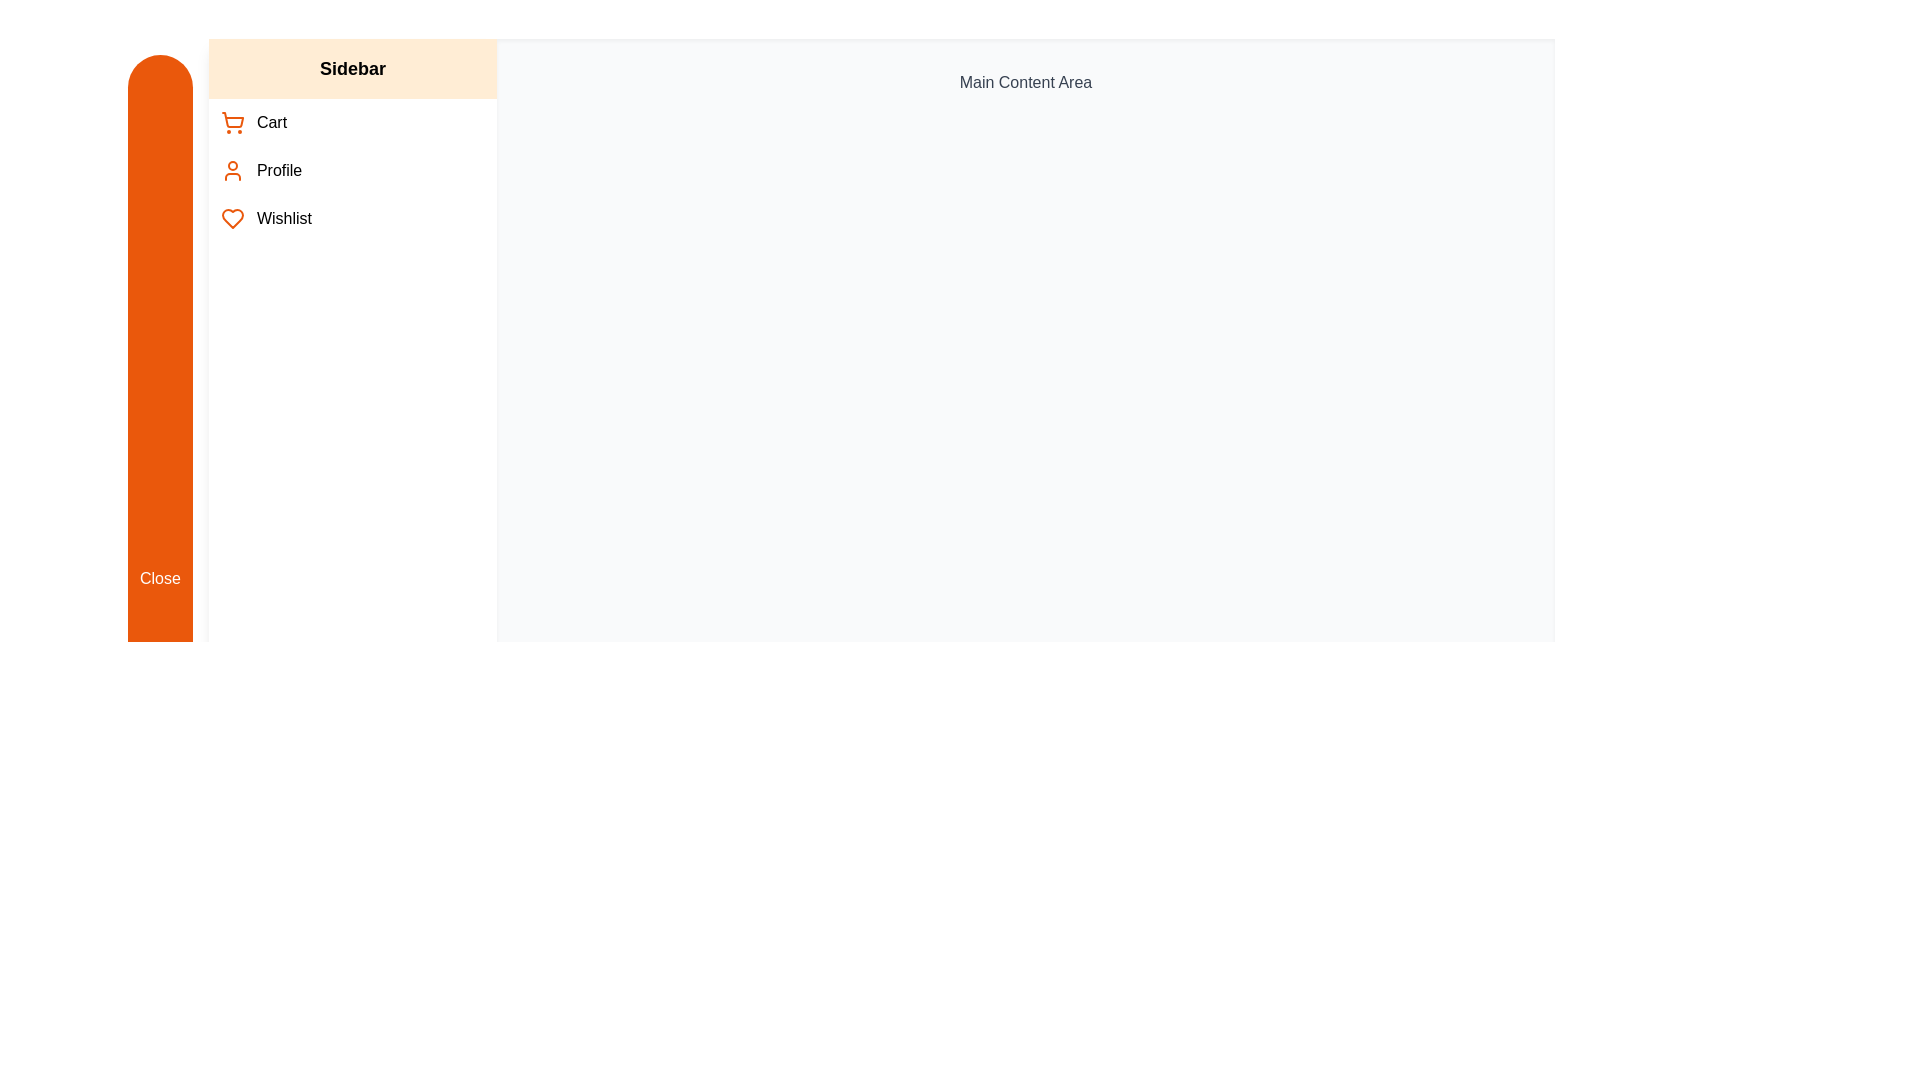  What do you see at coordinates (231, 169) in the screenshot?
I see `the icon next to Profile in the sidebar` at bounding box center [231, 169].